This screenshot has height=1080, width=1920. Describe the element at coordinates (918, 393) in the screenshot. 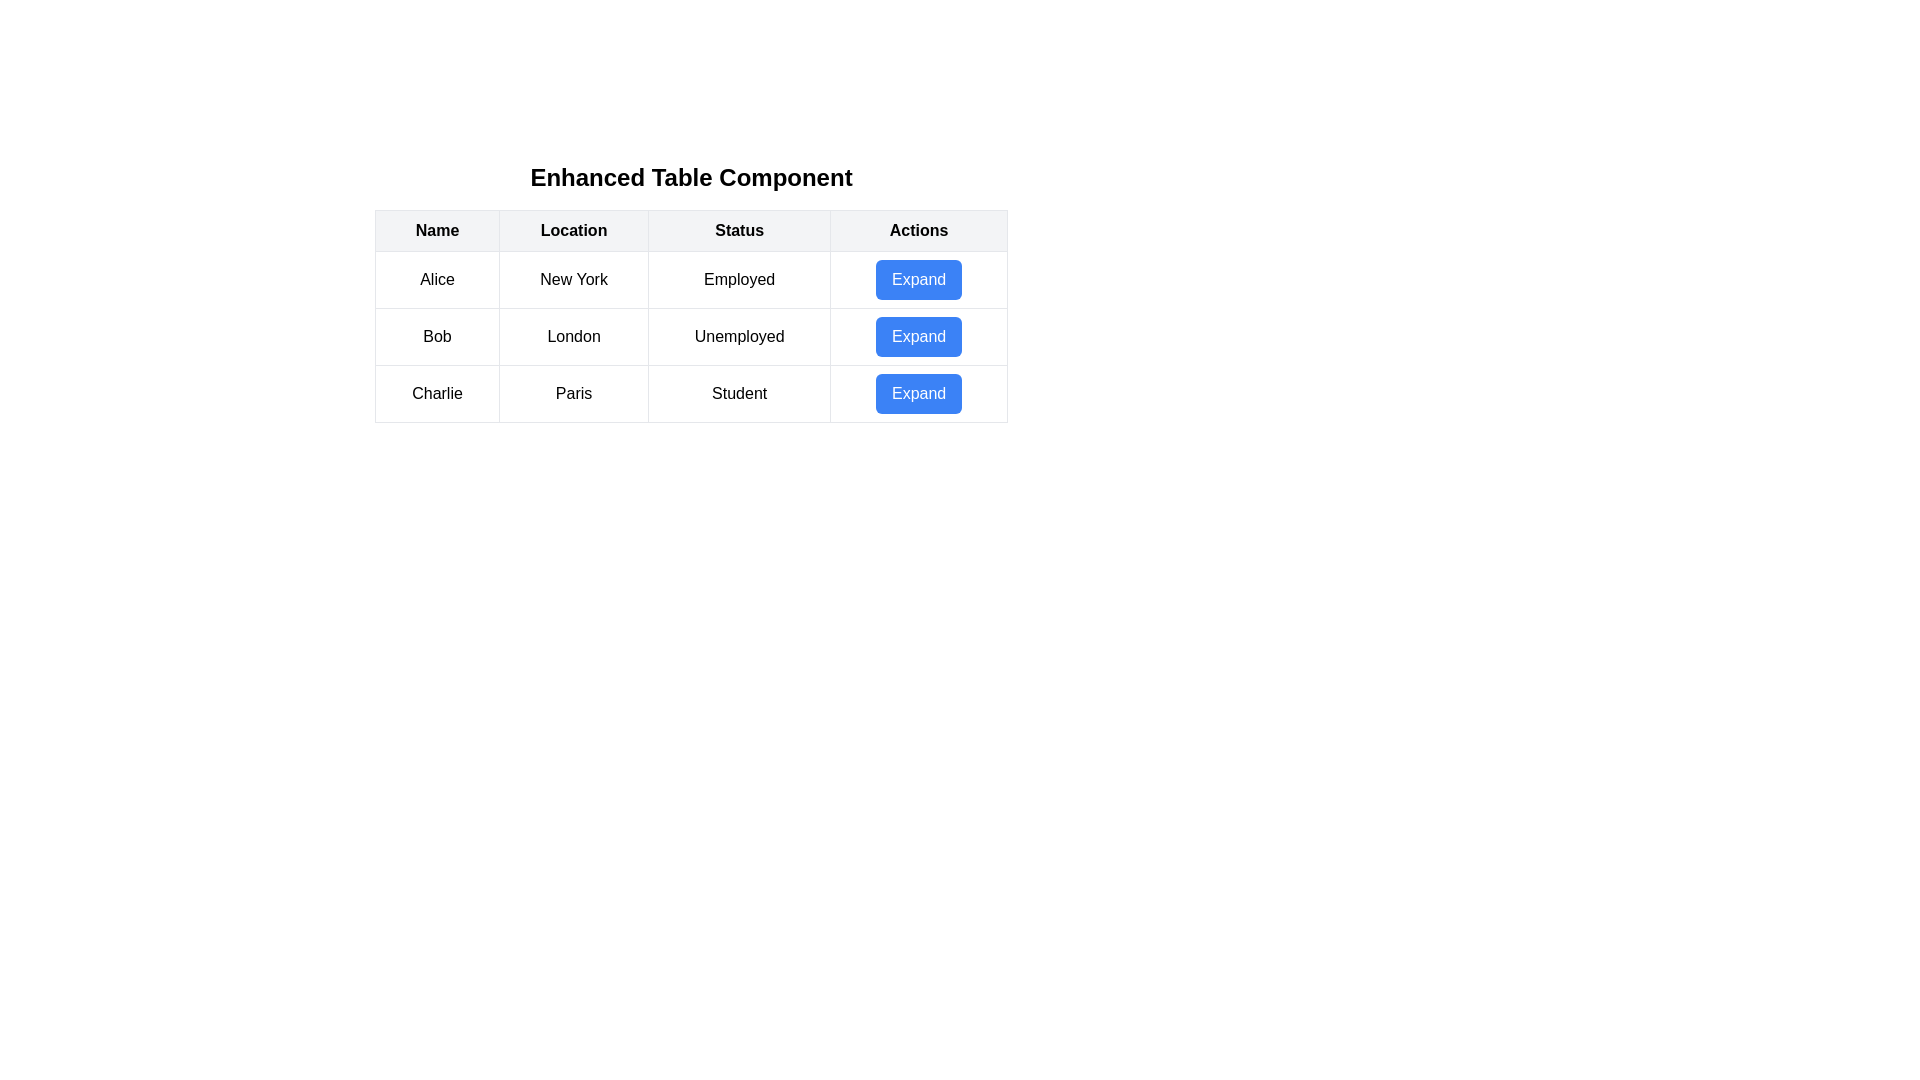

I see `the button located in the 'Actions' column of the last row in the table adjacent to the 'Charlie, Paris, Student' row` at that location.